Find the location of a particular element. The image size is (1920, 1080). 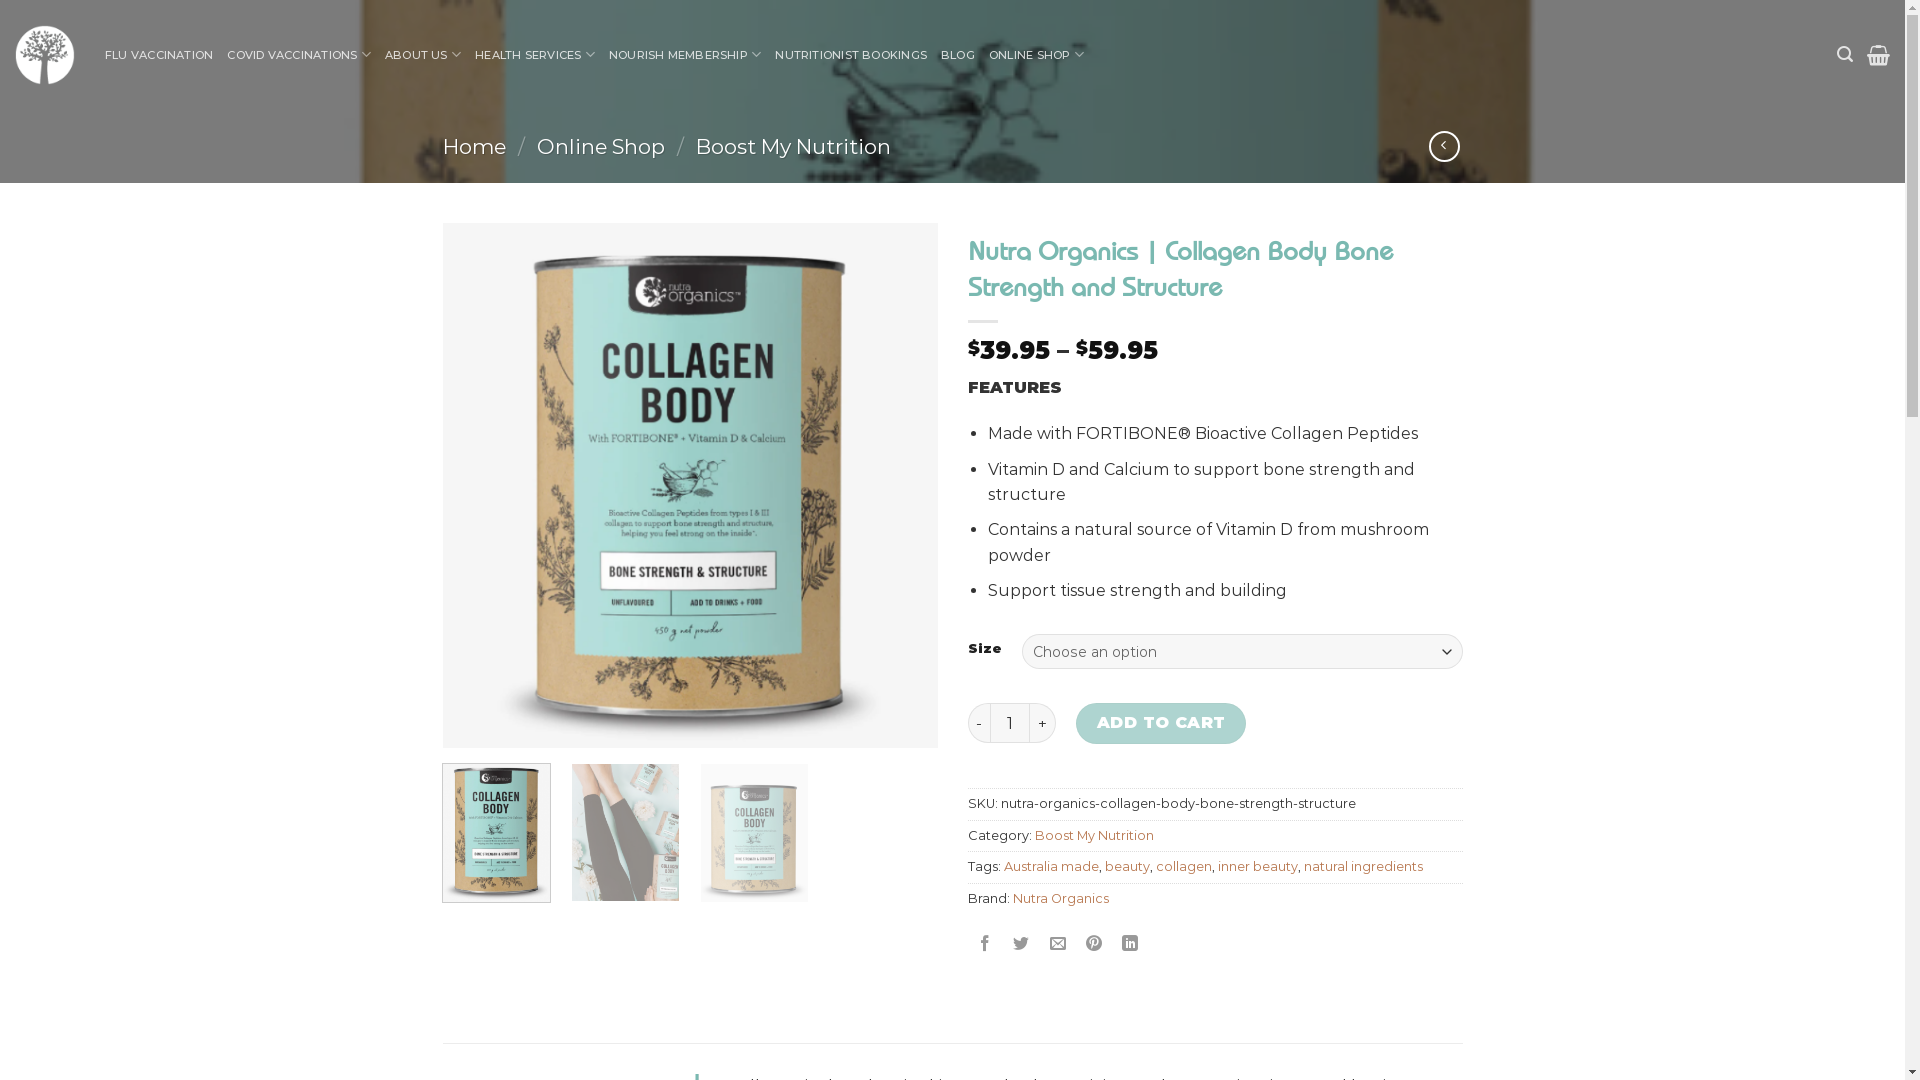

'Boost My Nutrition' is located at coordinates (1092, 835).